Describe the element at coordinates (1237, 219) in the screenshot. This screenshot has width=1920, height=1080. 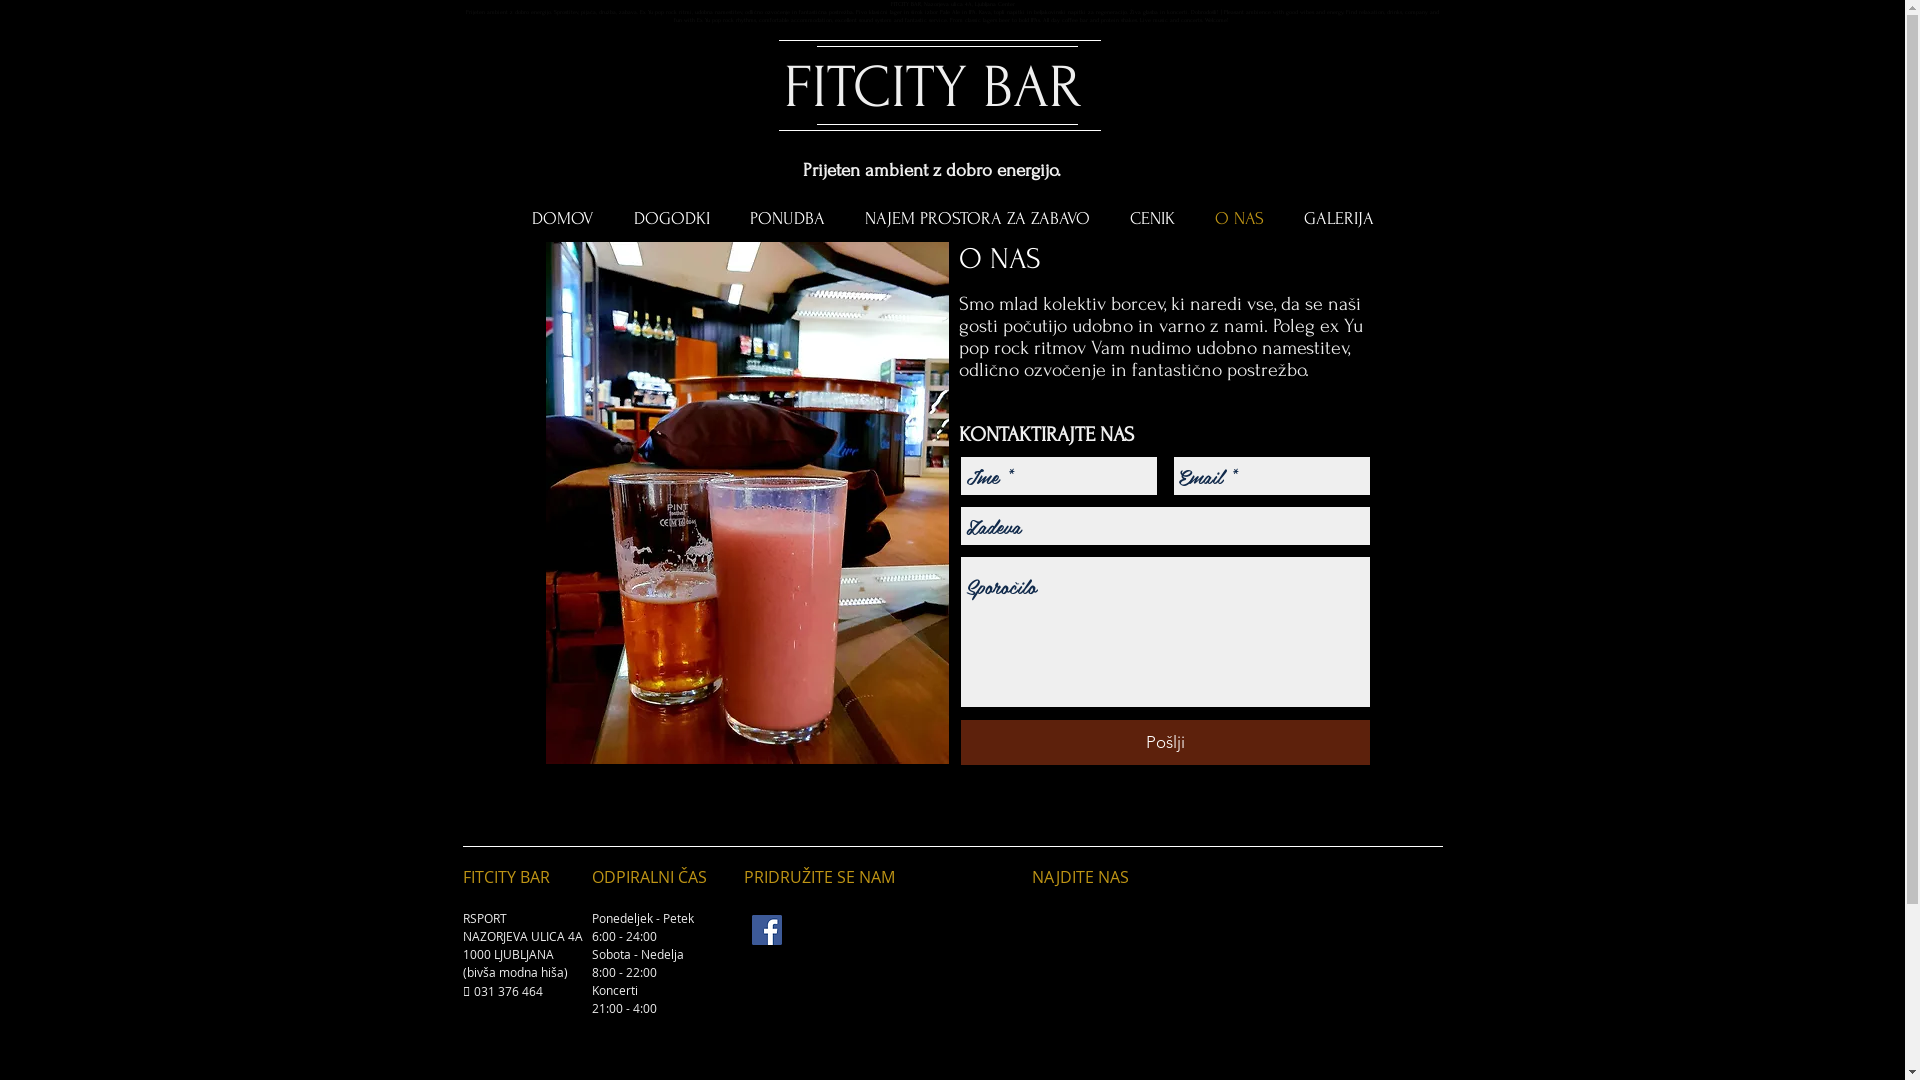
I see `'O NAS'` at that location.